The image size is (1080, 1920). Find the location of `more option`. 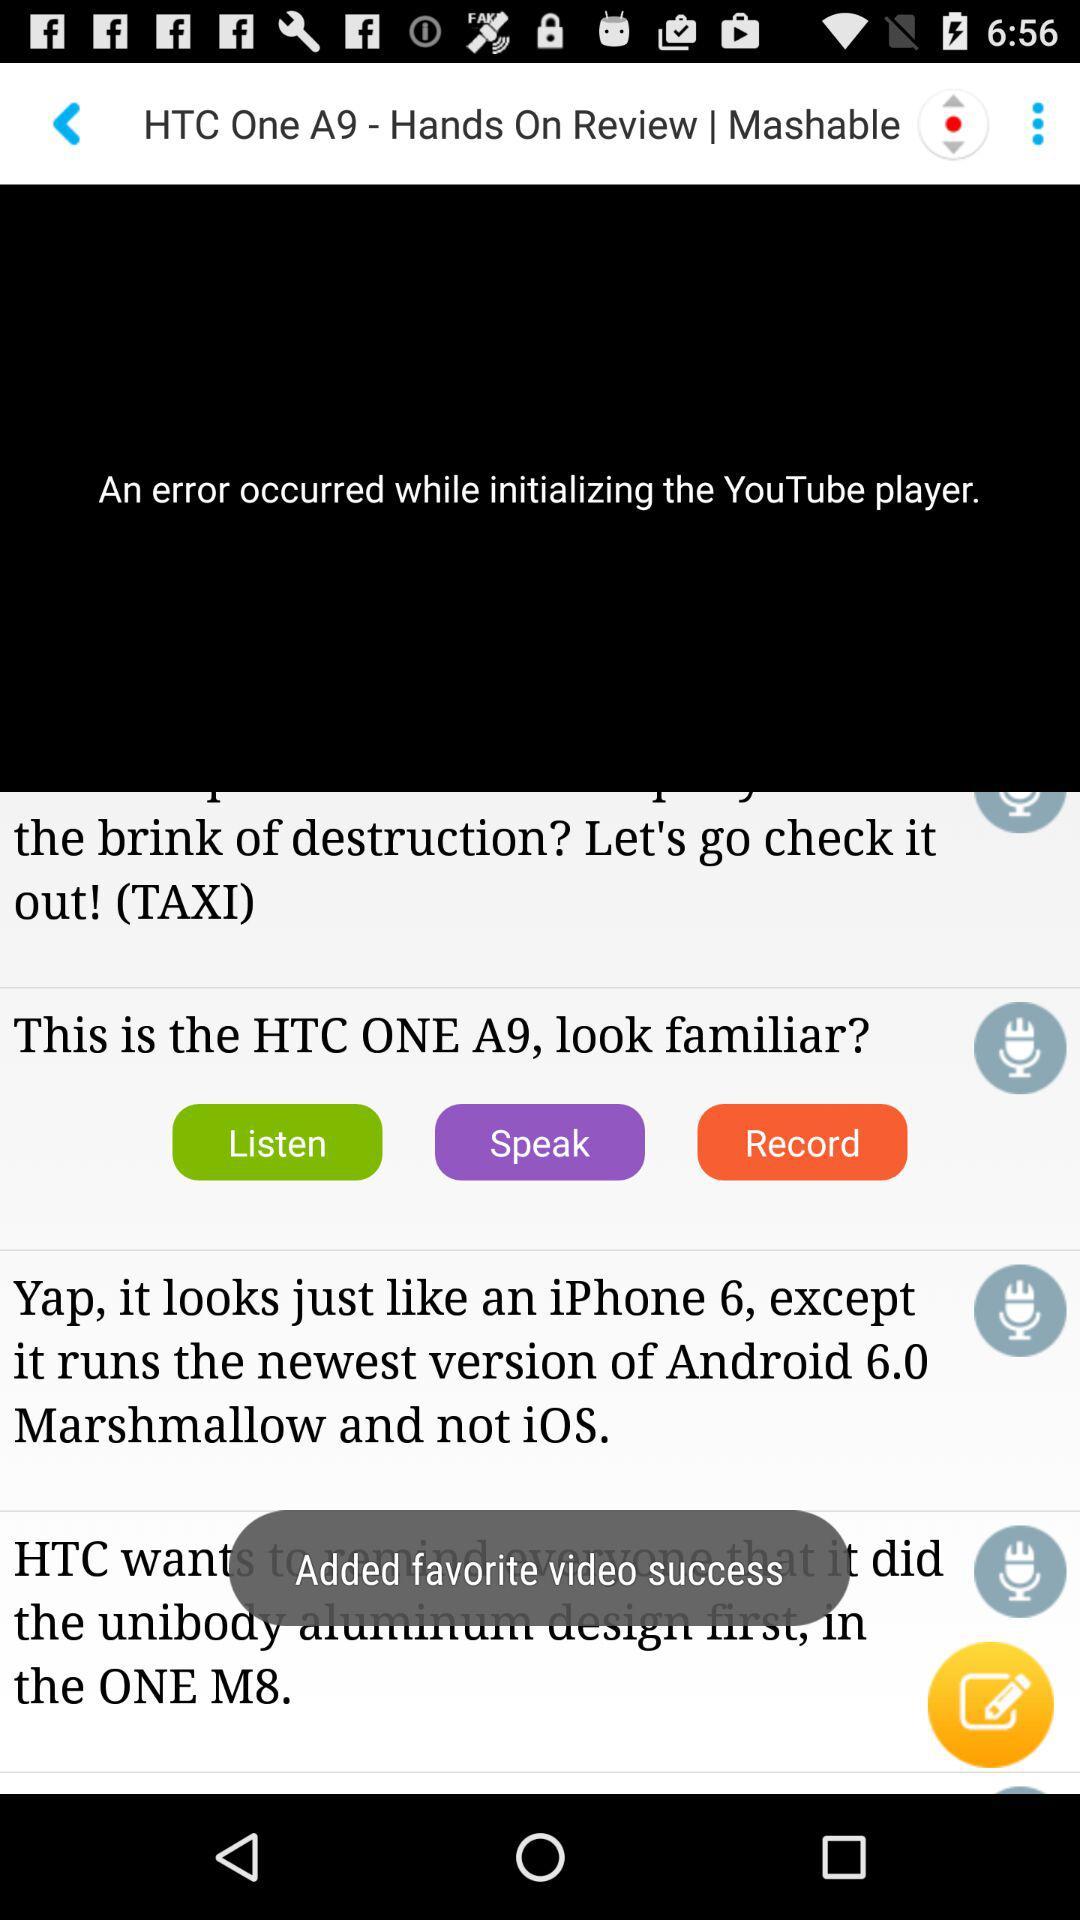

more option is located at coordinates (1036, 122).